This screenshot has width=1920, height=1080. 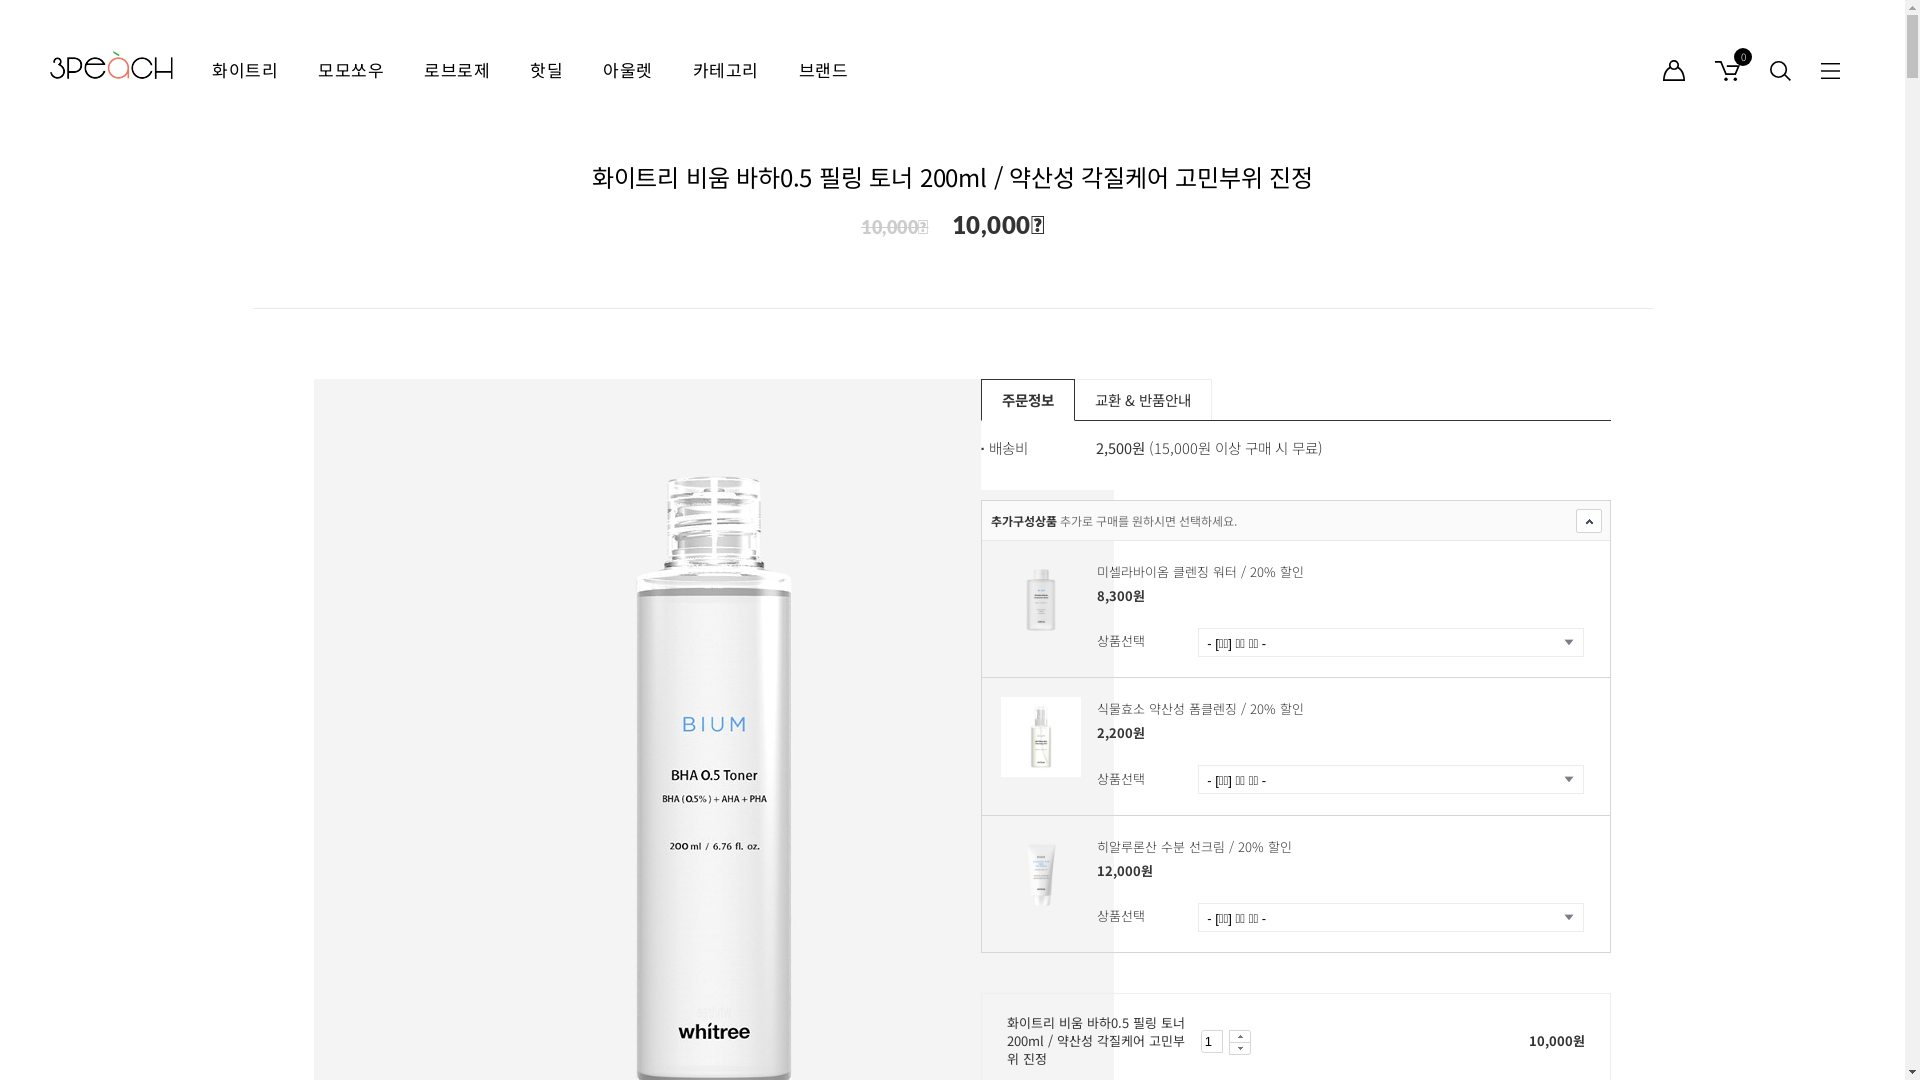 I want to click on '0', so click(x=1698, y=68).